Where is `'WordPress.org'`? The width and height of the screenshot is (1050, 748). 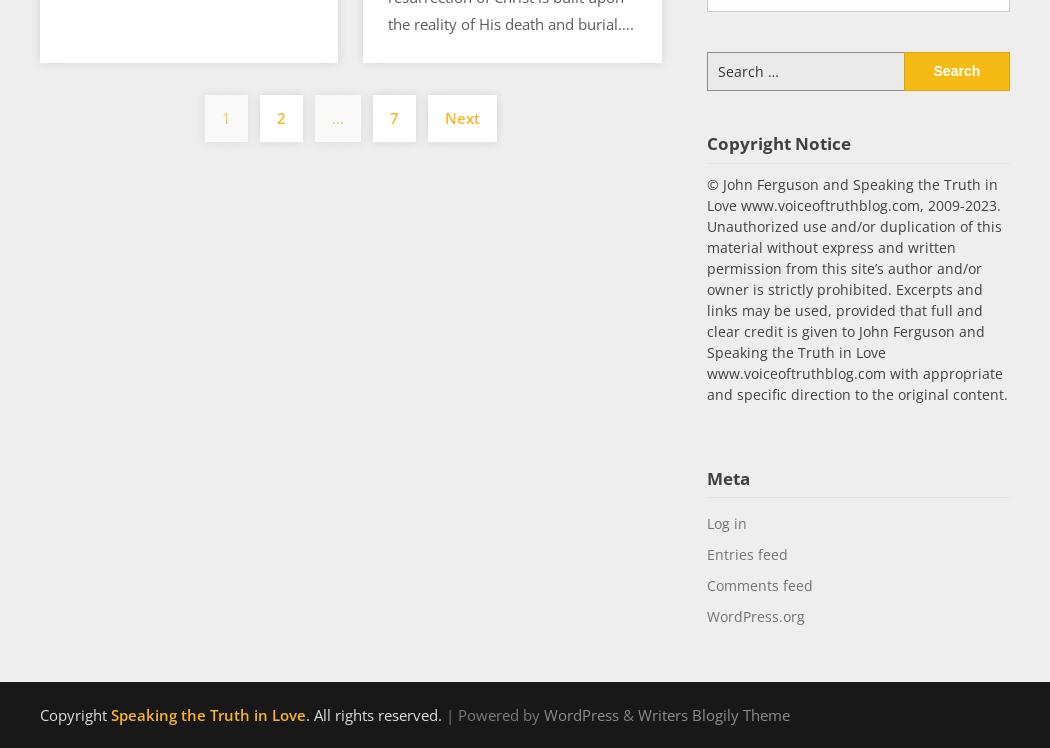 'WordPress.org' is located at coordinates (754, 615).